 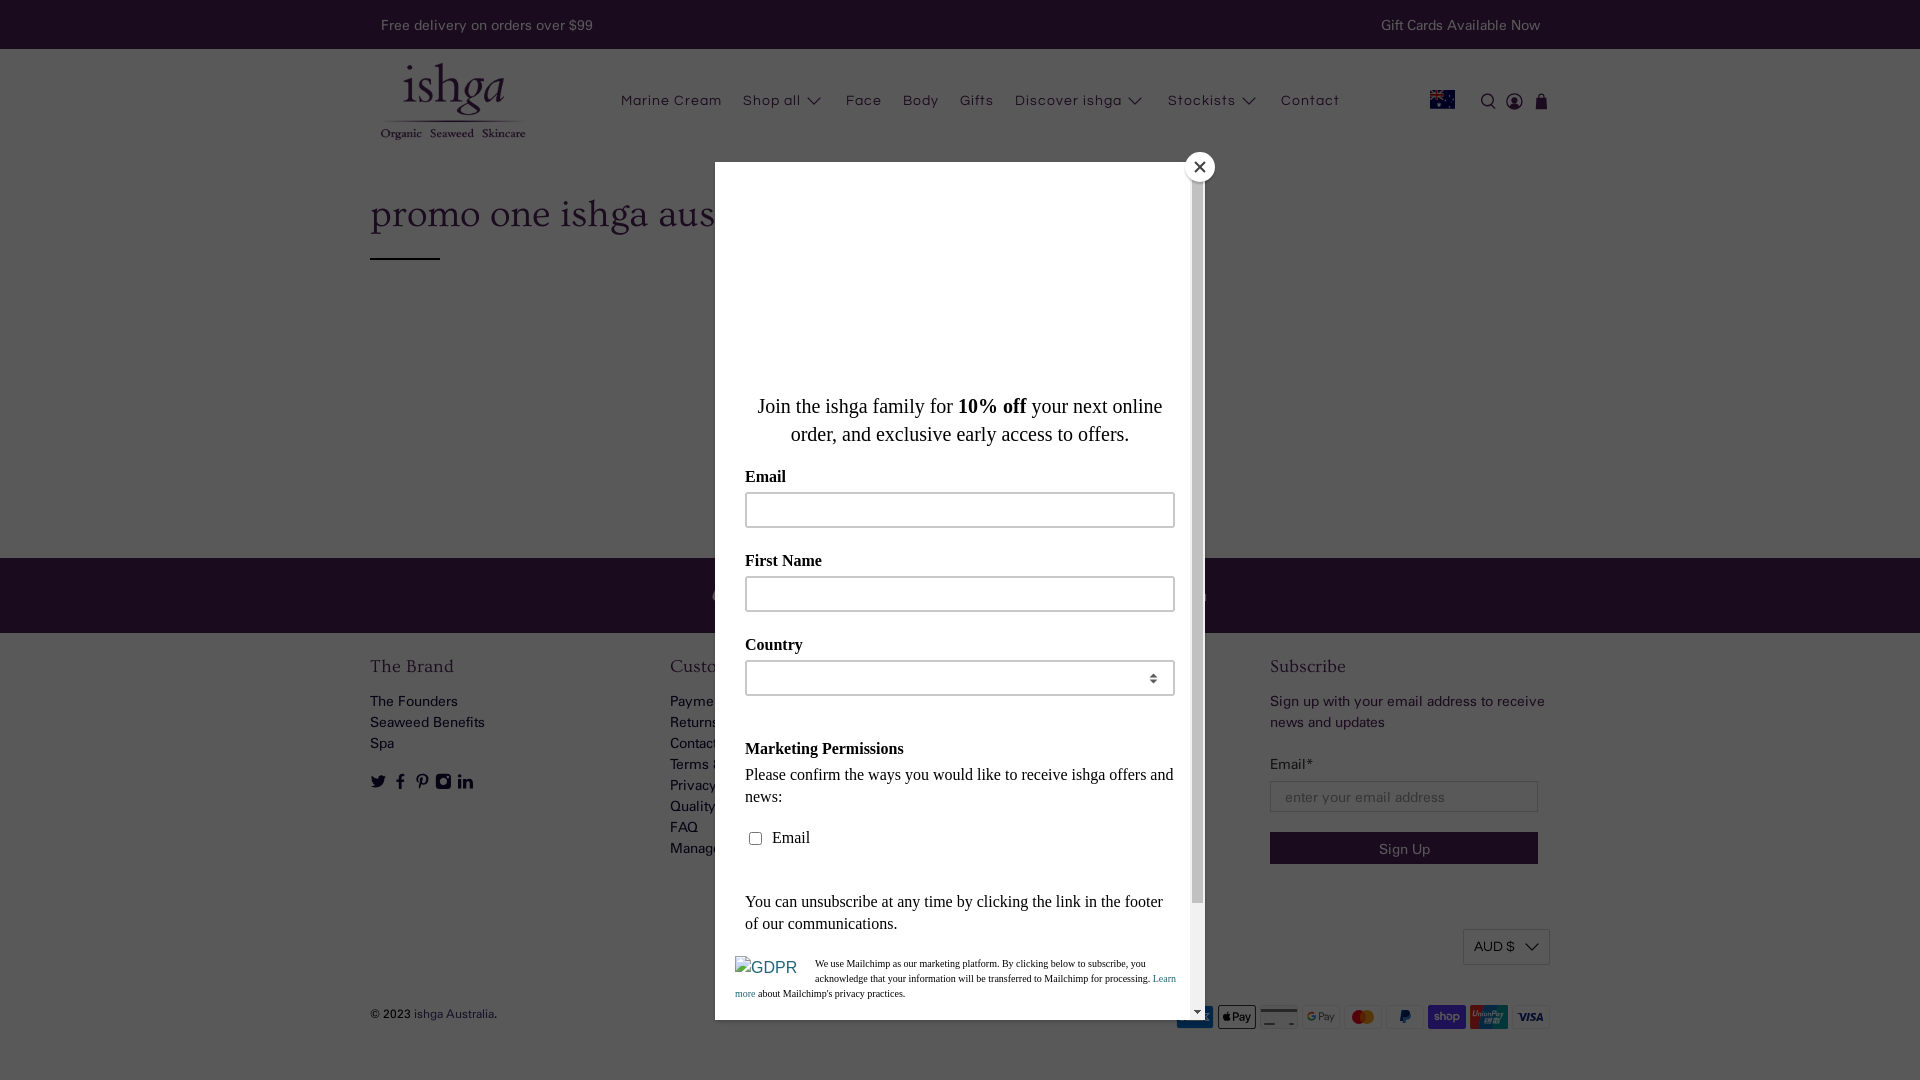 What do you see at coordinates (382, 742) in the screenshot?
I see `'Spa'` at bounding box center [382, 742].